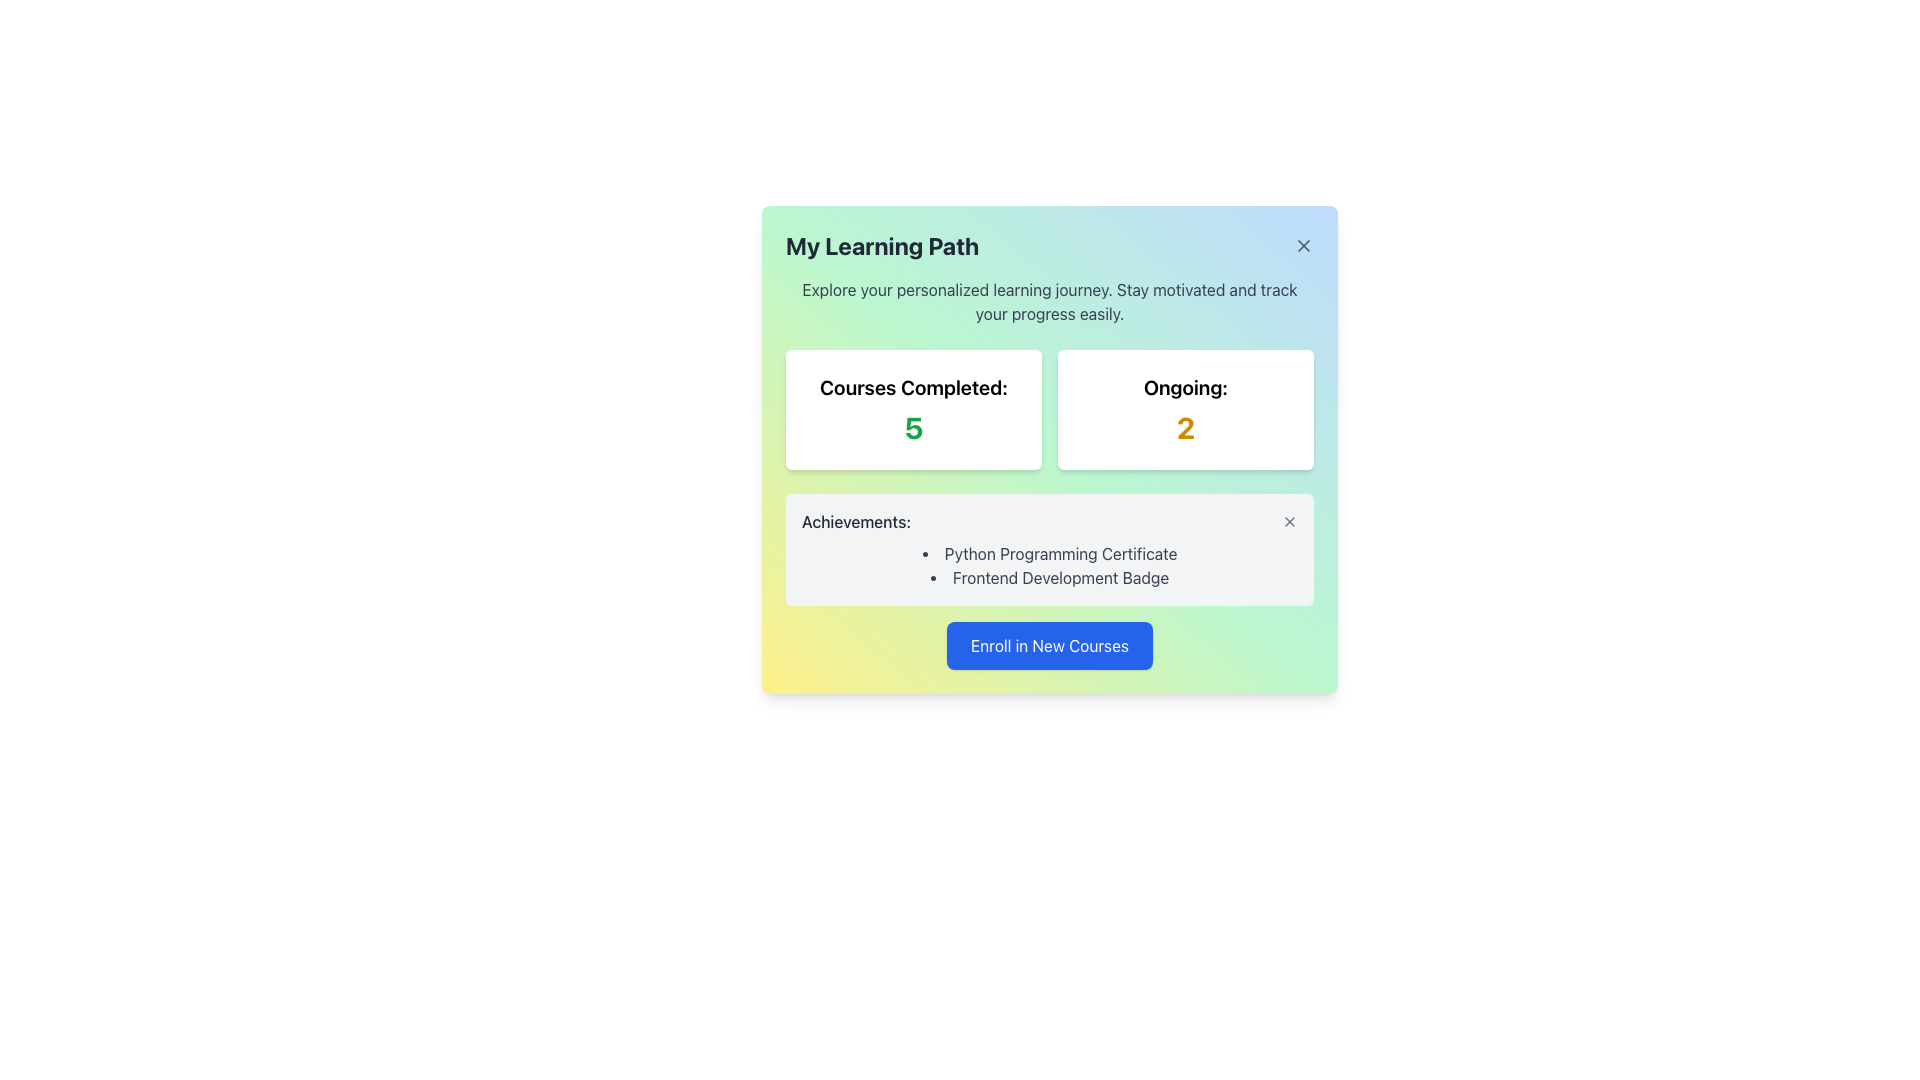 Image resolution: width=1920 pixels, height=1080 pixels. Describe the element at coordinates (912, 427) in the screenshot. I see `the static text that displays the count of completed courses, located under the 'Courses Completed:' label in the left section of the card` at that location.